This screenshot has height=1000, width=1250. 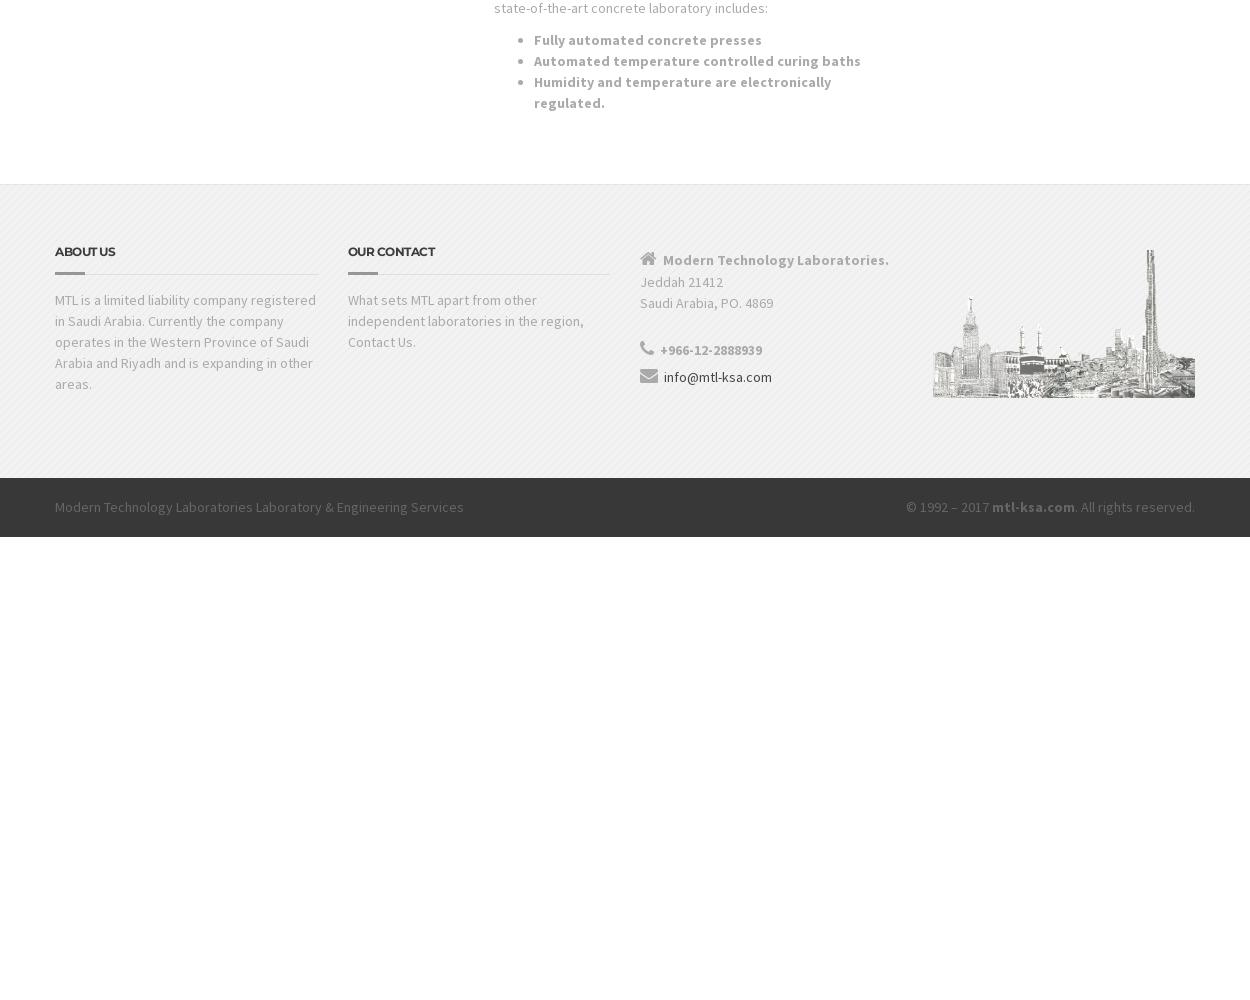 What do you see at coordinates (55, 507) in the screenshot?
I see `'Modern Technology Laboratories'` at bounding box center [55, 507].